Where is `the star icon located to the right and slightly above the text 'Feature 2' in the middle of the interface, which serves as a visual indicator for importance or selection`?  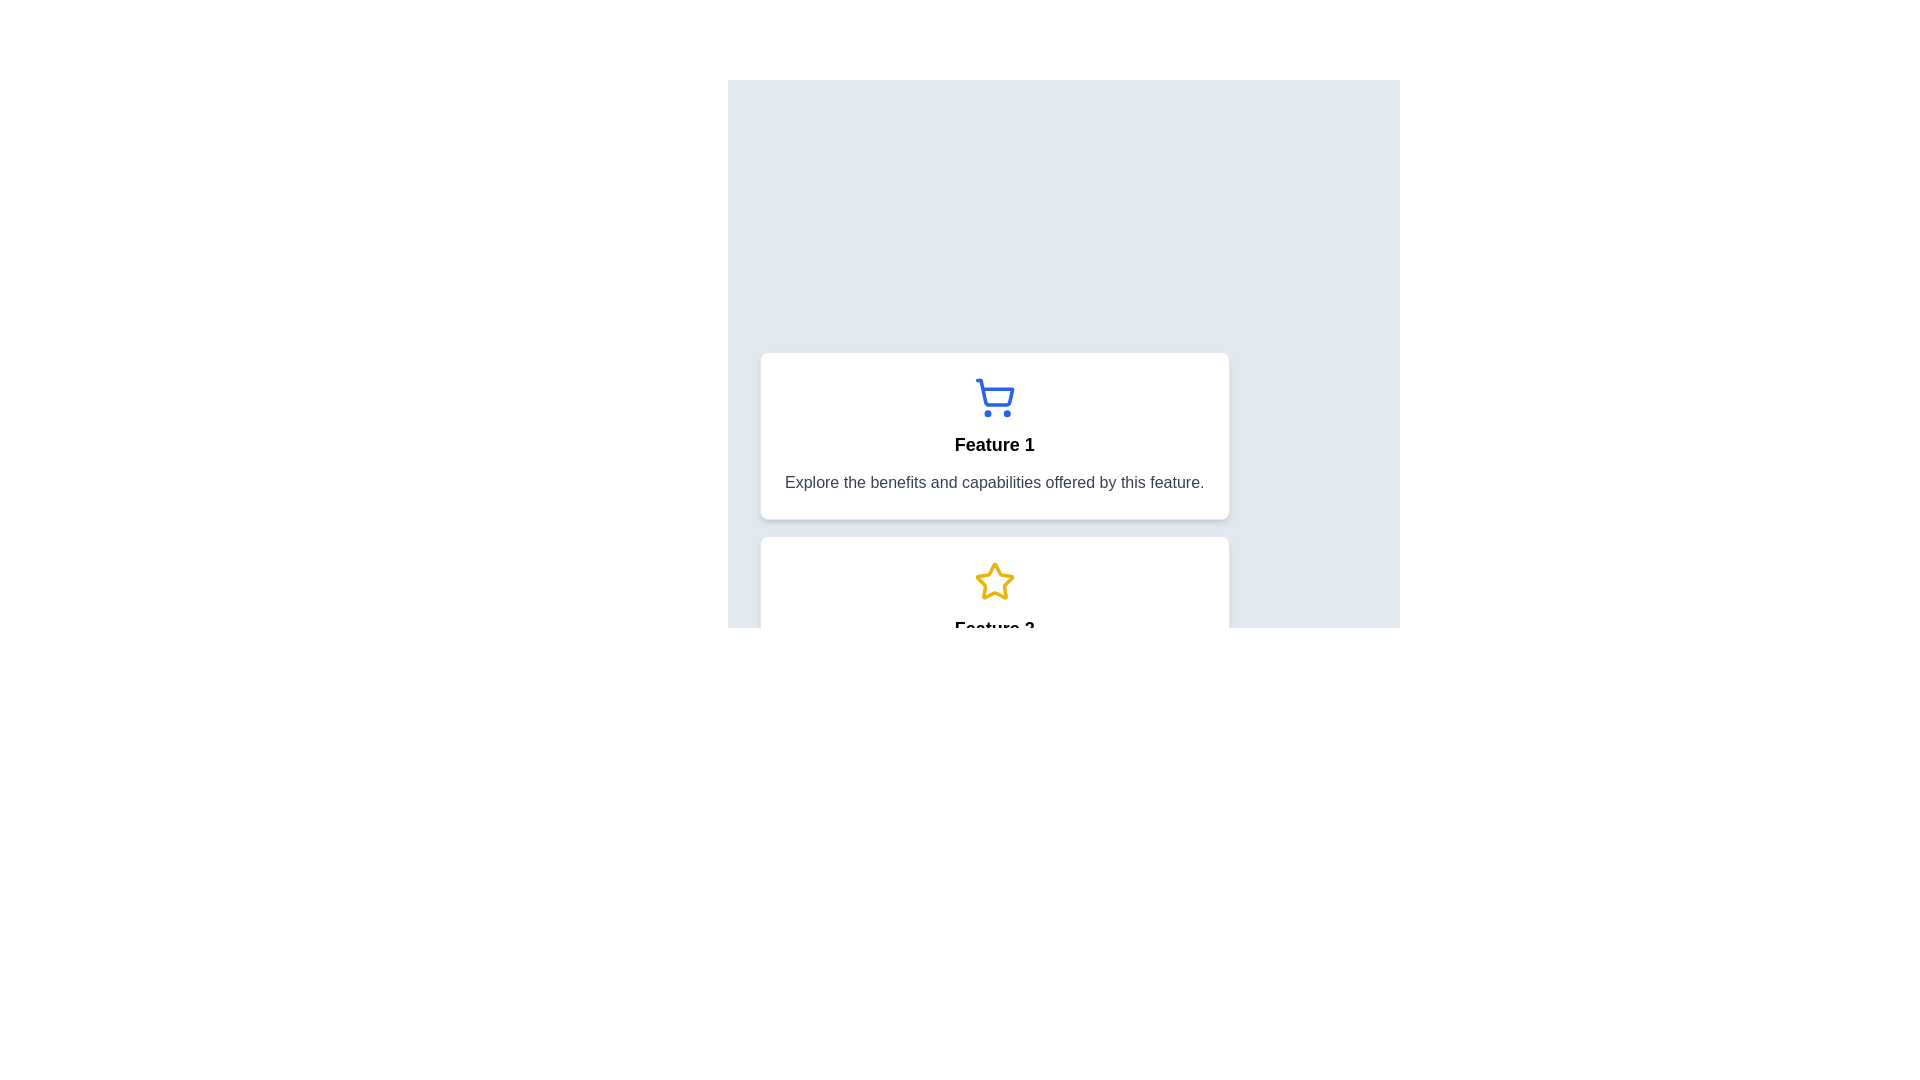 the star icon located to the right and slightly above the text 'Feature 2' in the middle of the interface, which serves as a visual indicator for importance or selection is located at coordinates (994, 581).